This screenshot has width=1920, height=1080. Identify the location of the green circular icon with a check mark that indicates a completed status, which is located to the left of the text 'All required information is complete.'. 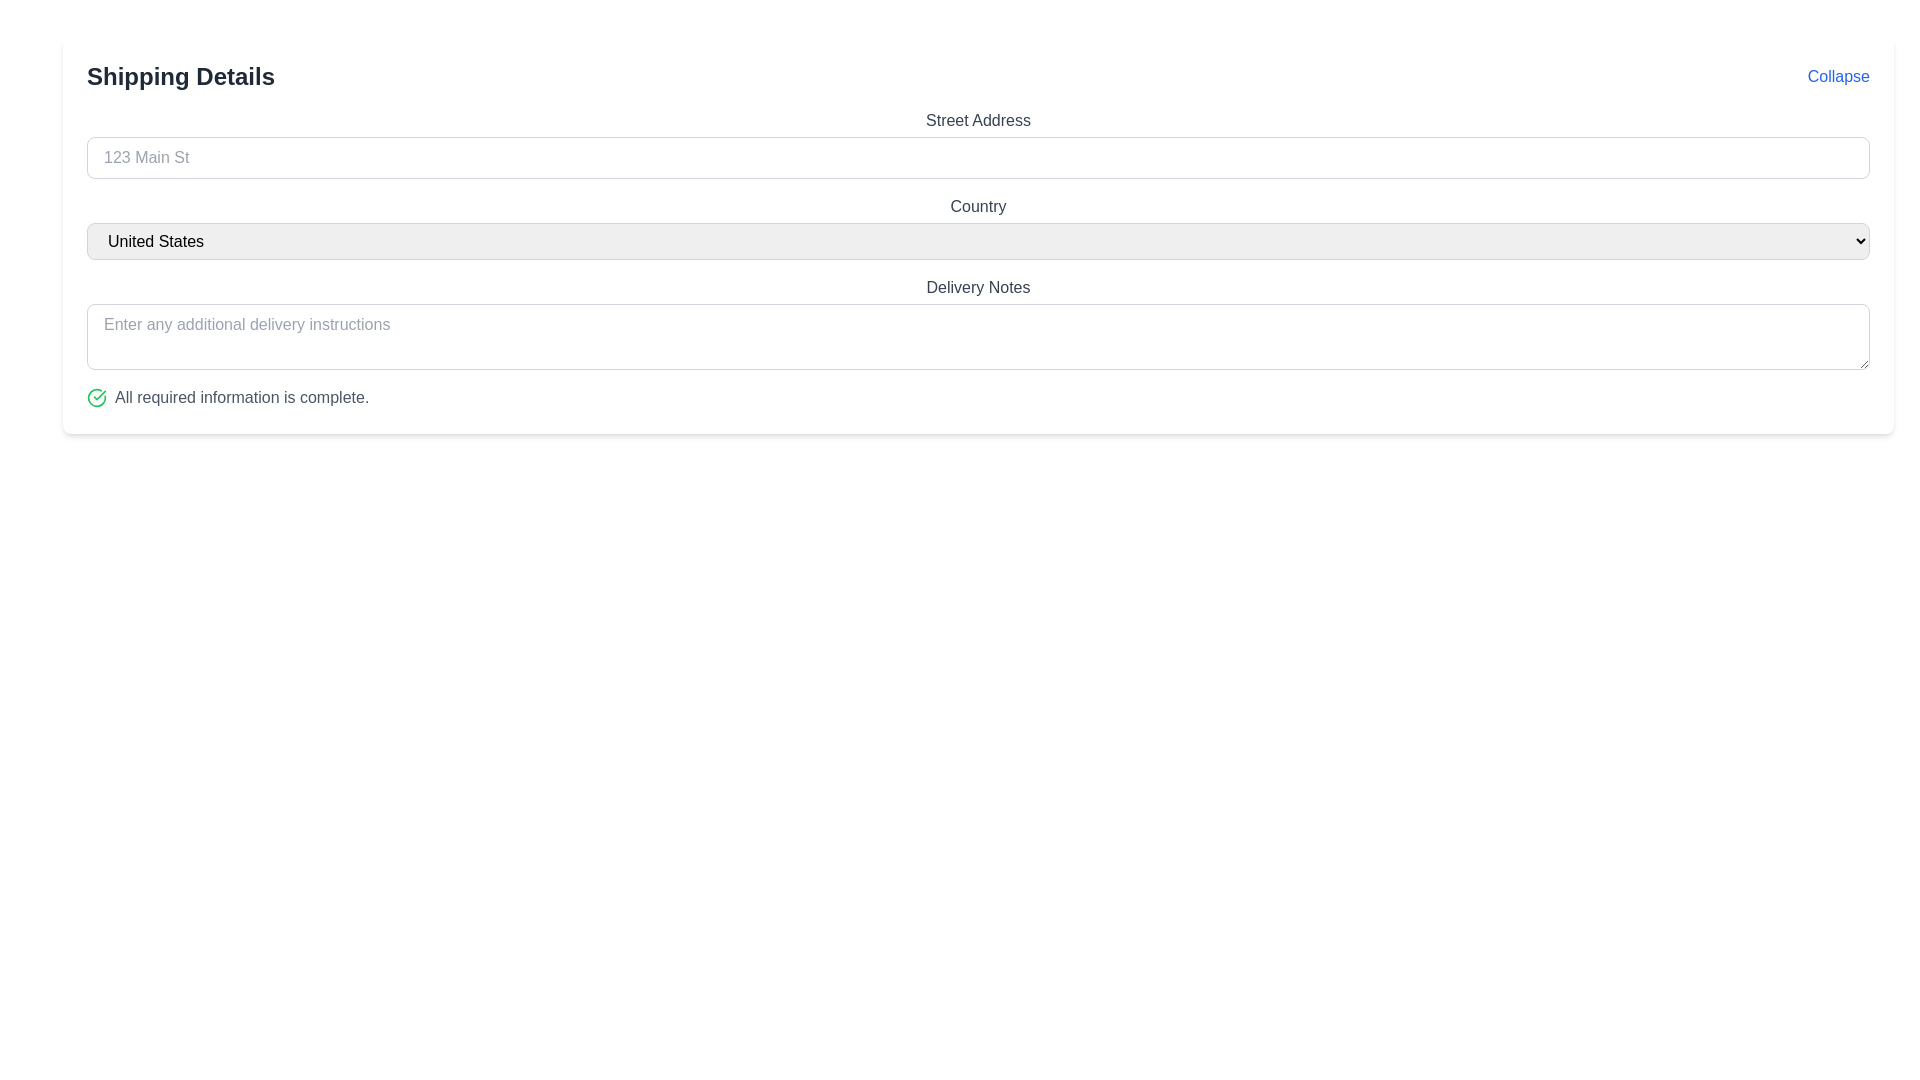
(95, 397).